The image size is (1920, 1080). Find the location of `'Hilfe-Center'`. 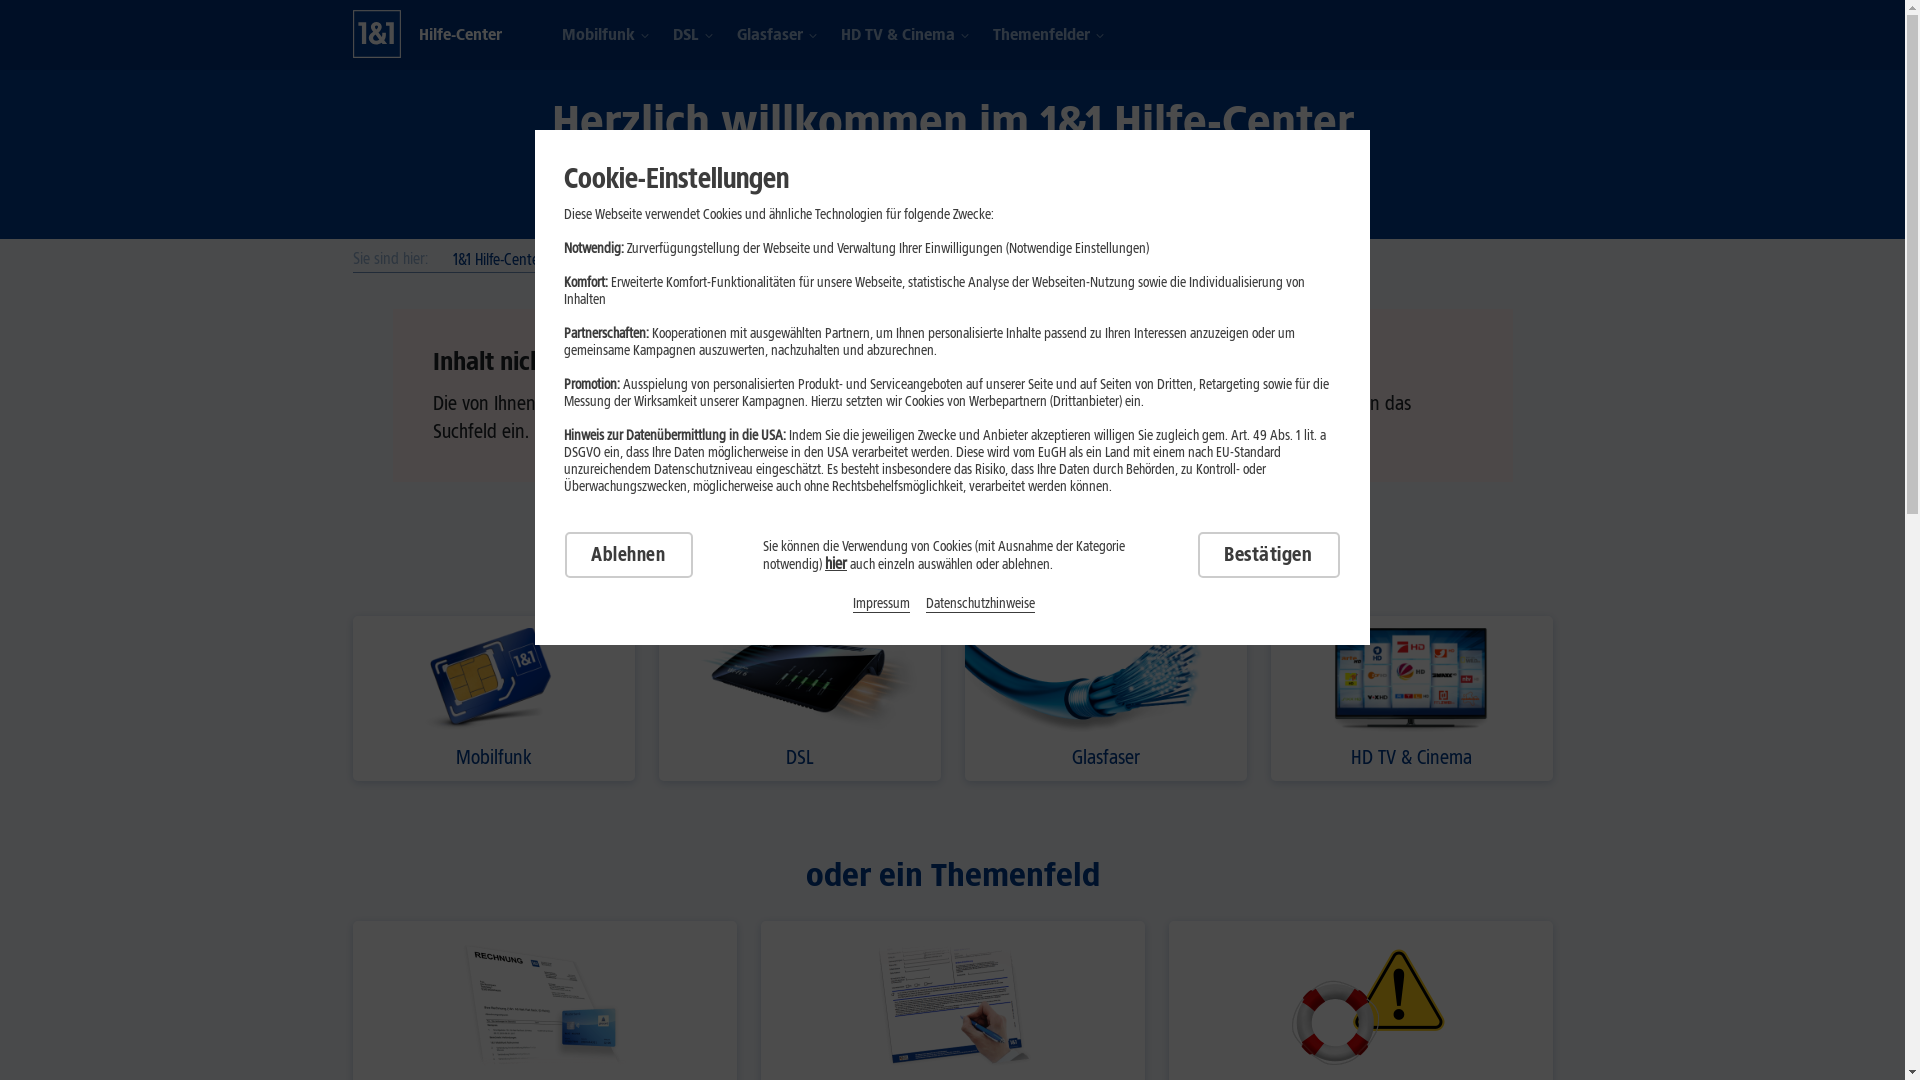

'Hilfe-Center' is located at coordinates (458, 34).